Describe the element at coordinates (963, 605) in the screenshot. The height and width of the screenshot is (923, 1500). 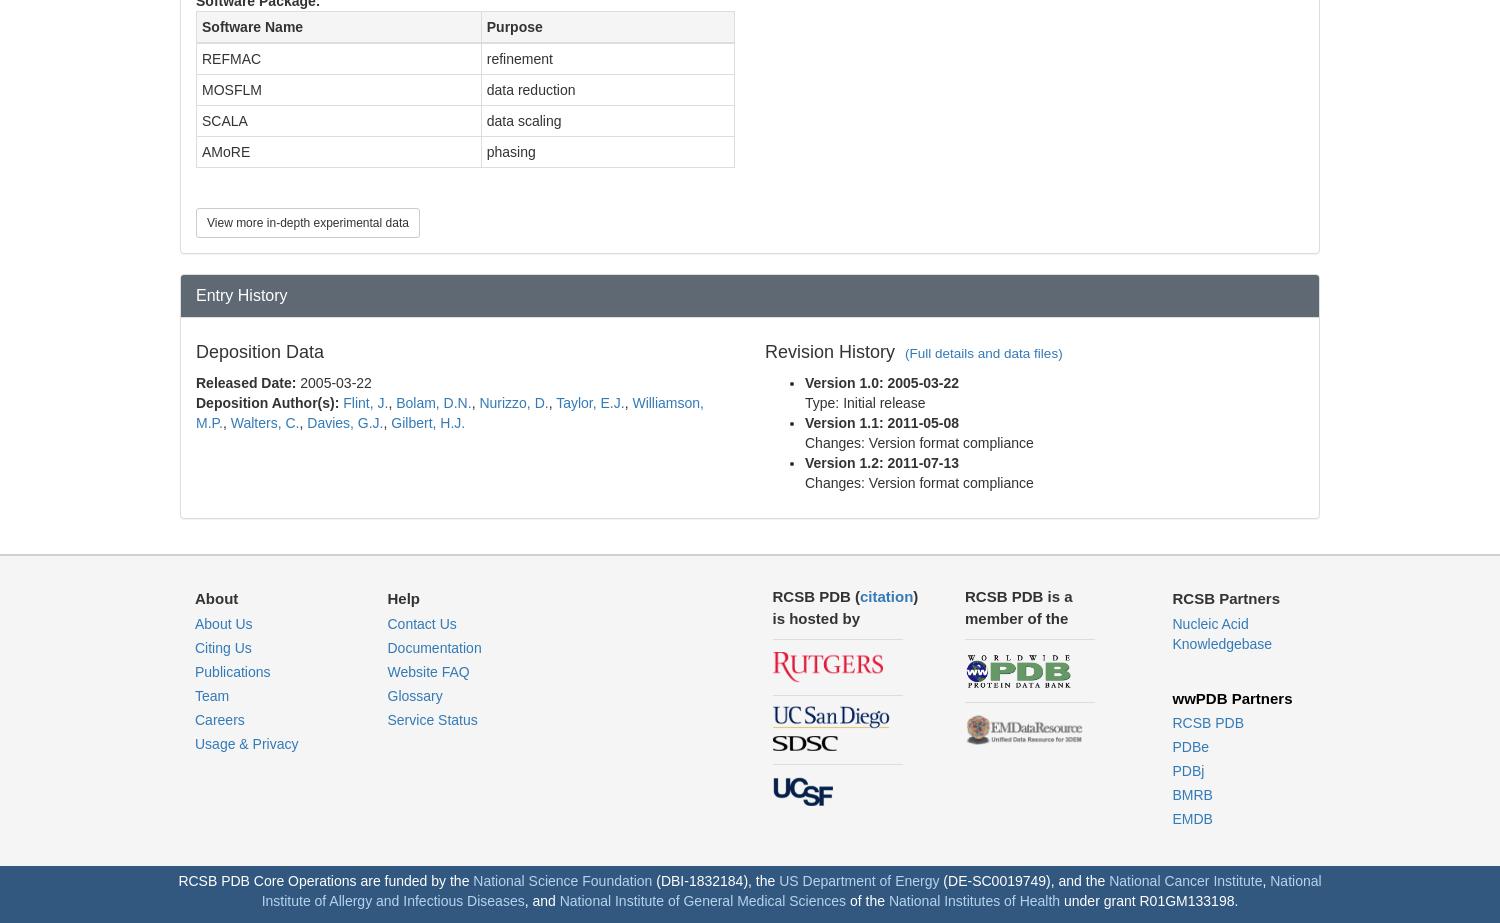
I see `'RCSB PDB is a member of the'` at that location.